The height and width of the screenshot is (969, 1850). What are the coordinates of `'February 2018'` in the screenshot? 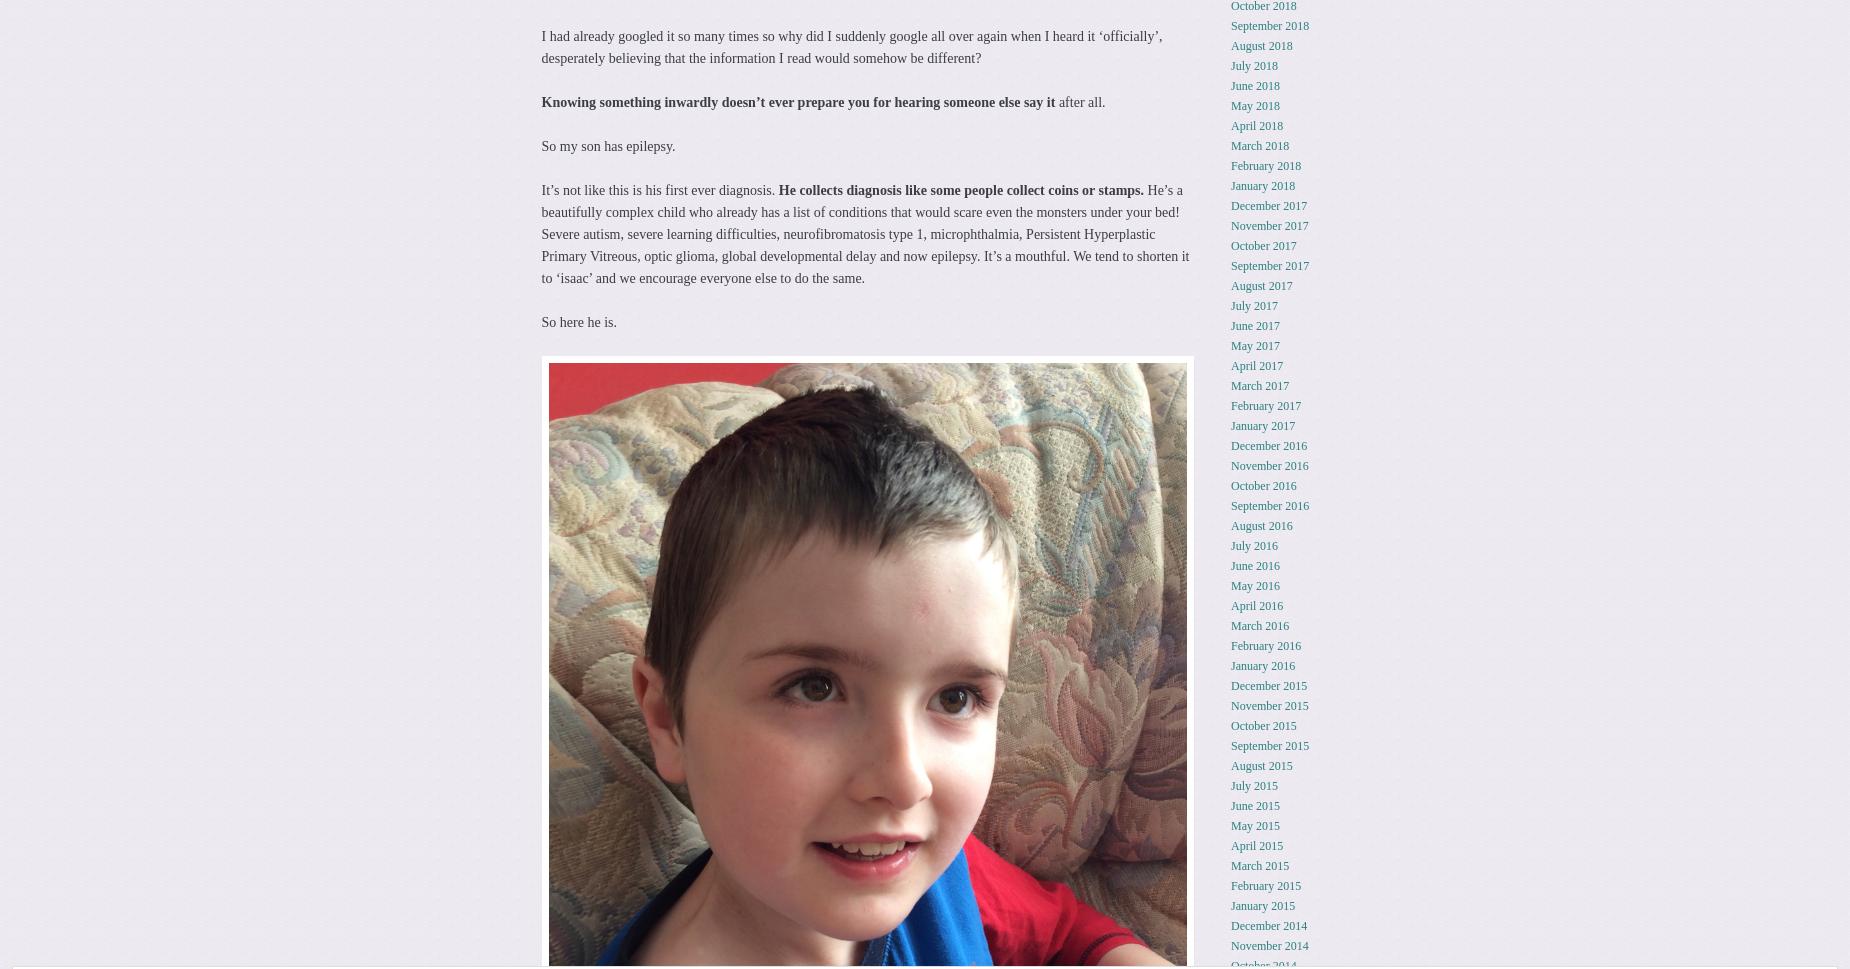 It's located at (1229, 164).